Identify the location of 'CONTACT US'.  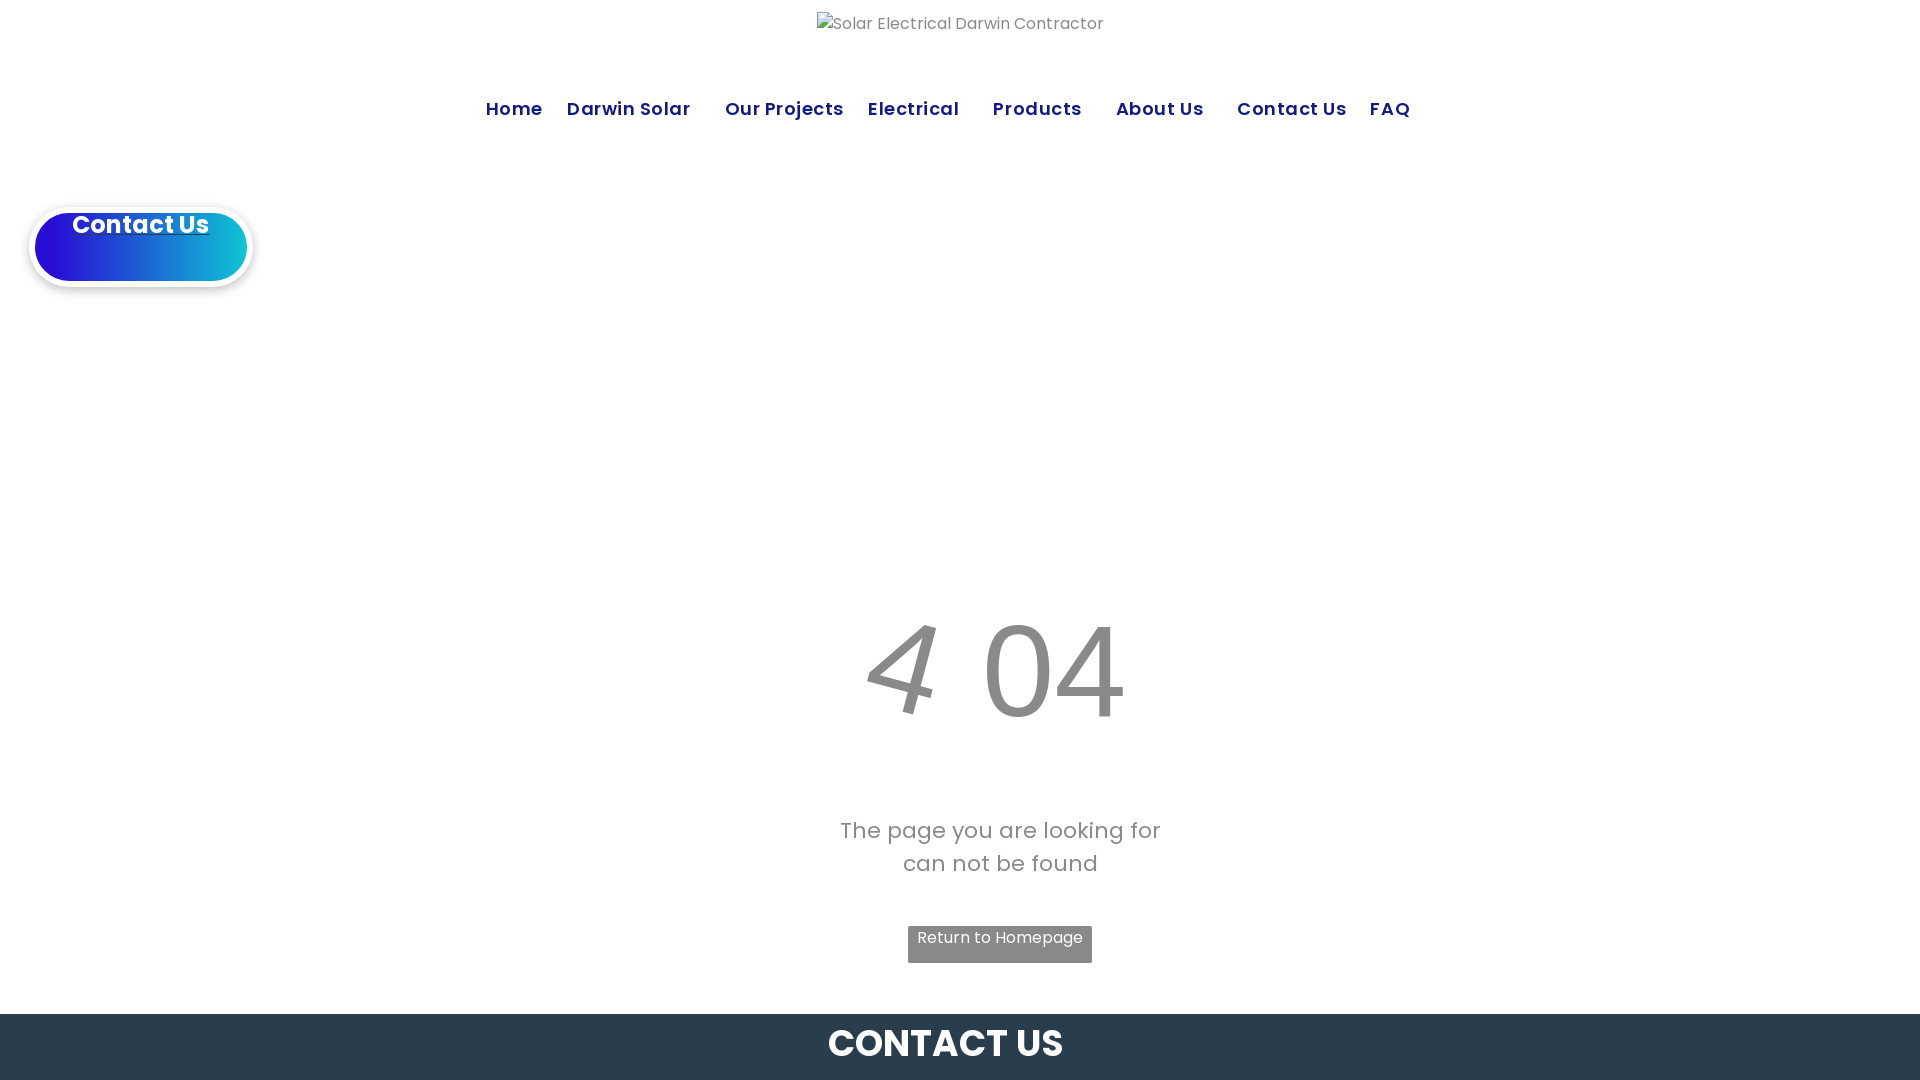
(944, 1042).